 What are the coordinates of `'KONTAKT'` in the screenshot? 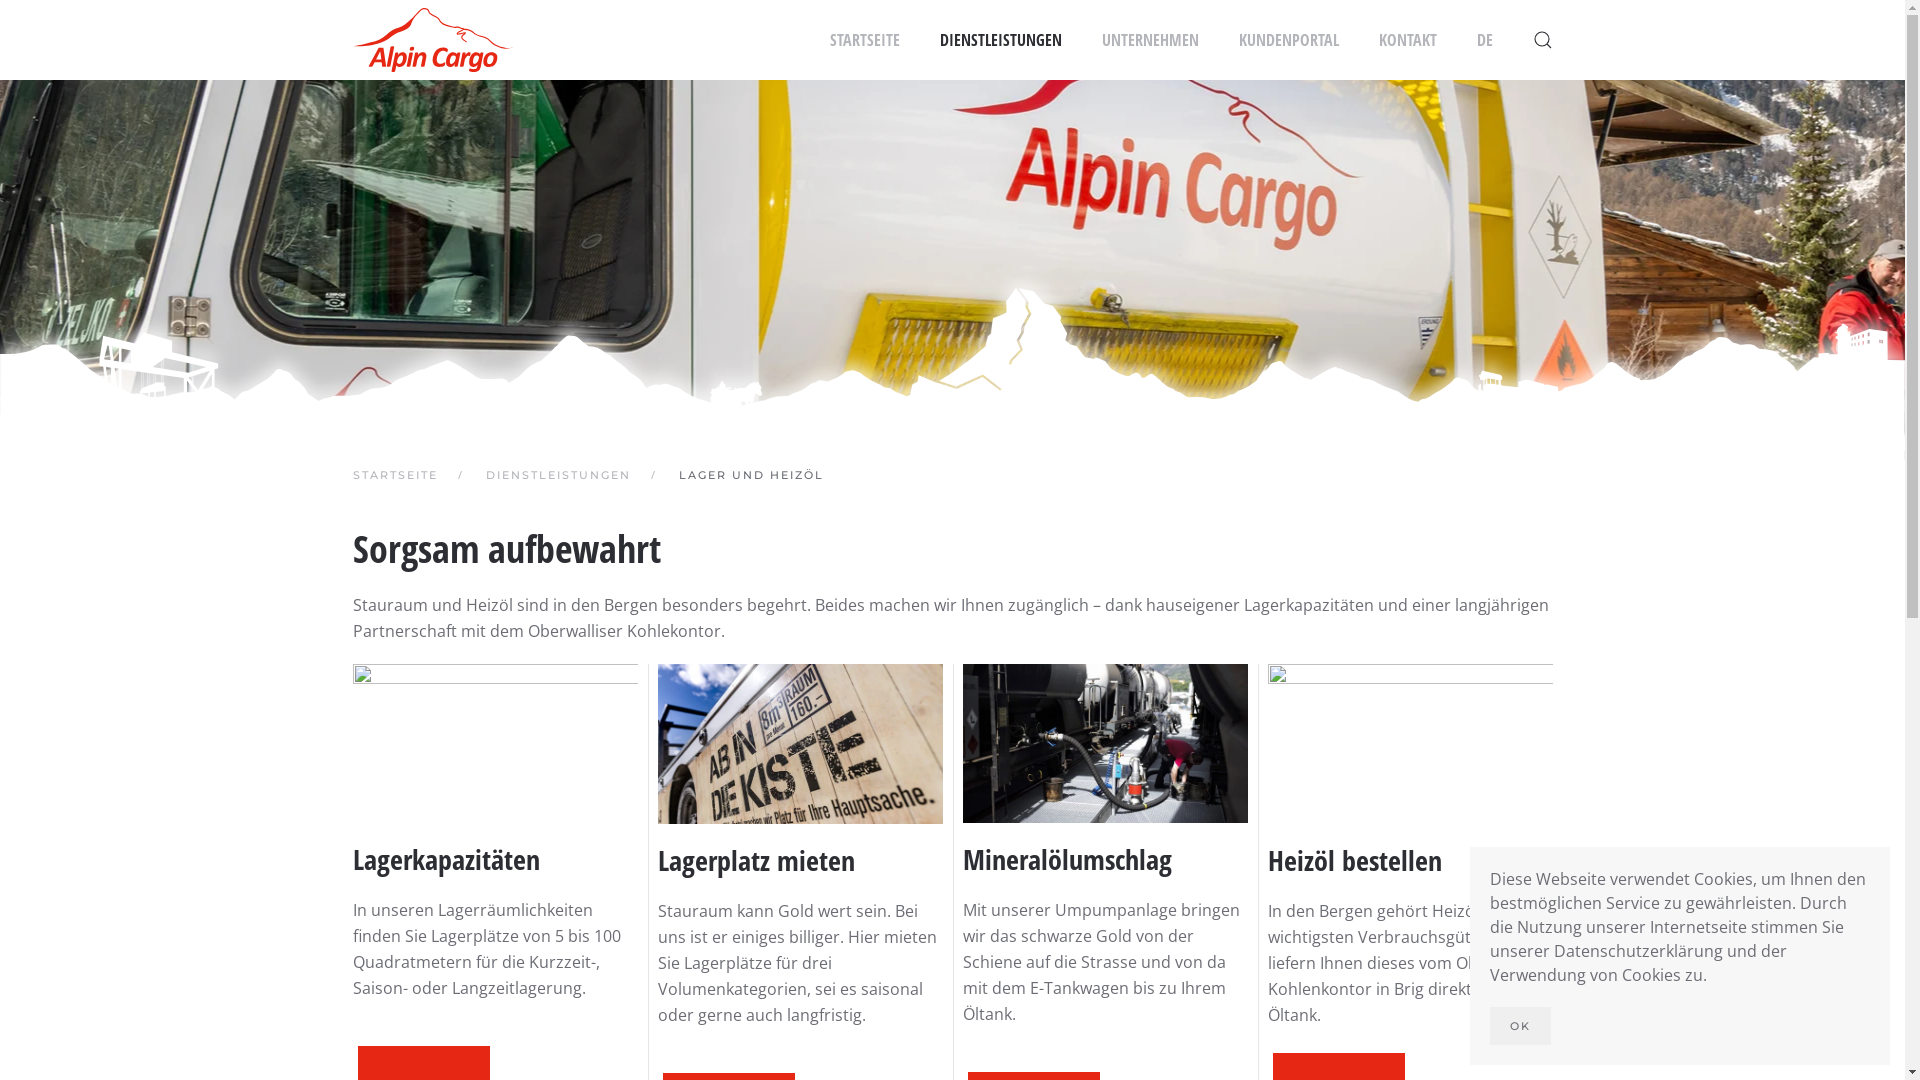 It's located at (1405, 39).